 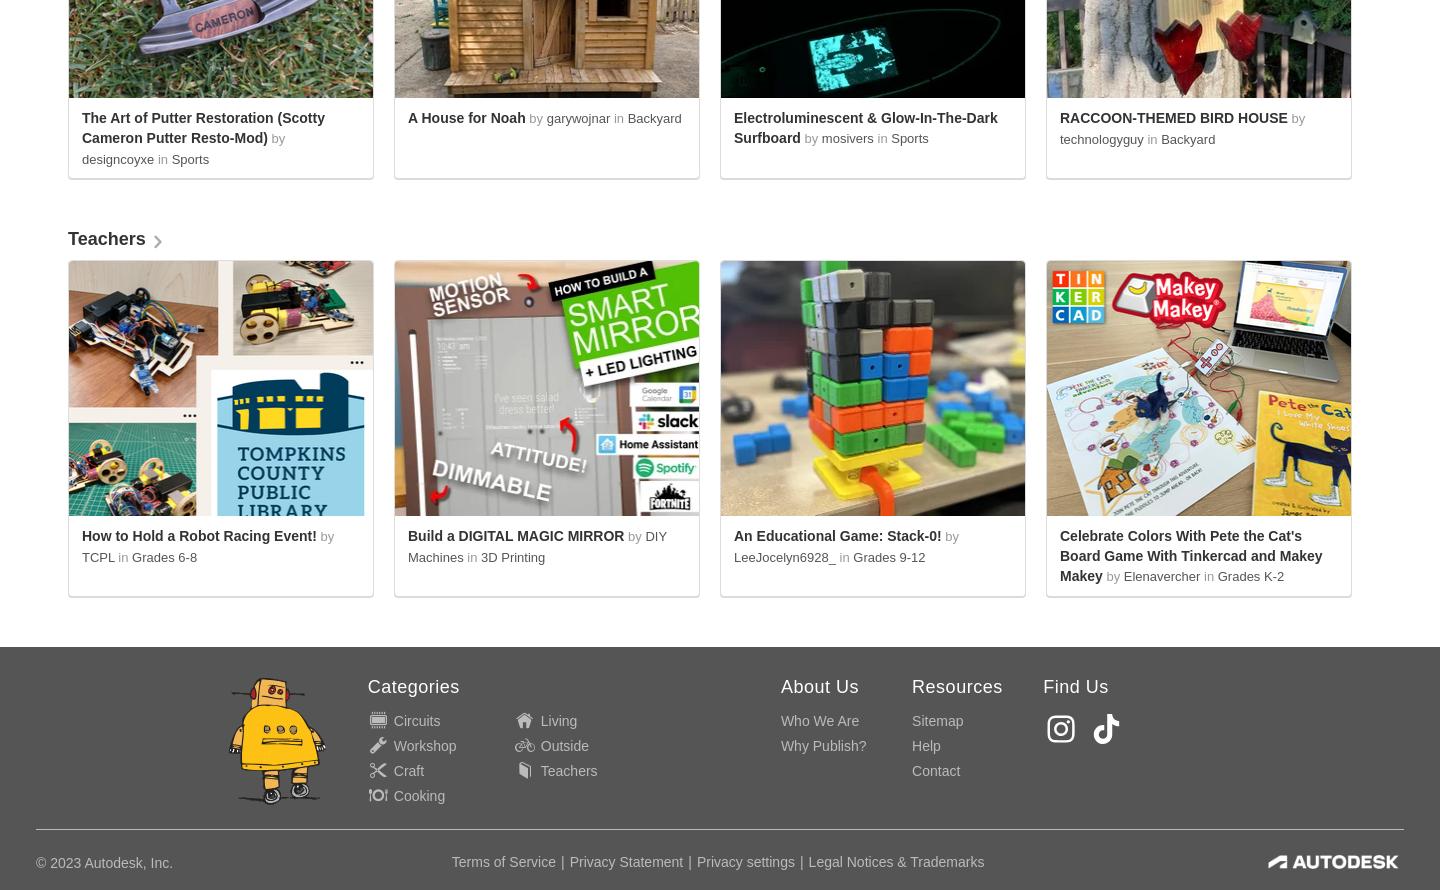 I want to click on 'Sitemap', so click(x=937, y=719).